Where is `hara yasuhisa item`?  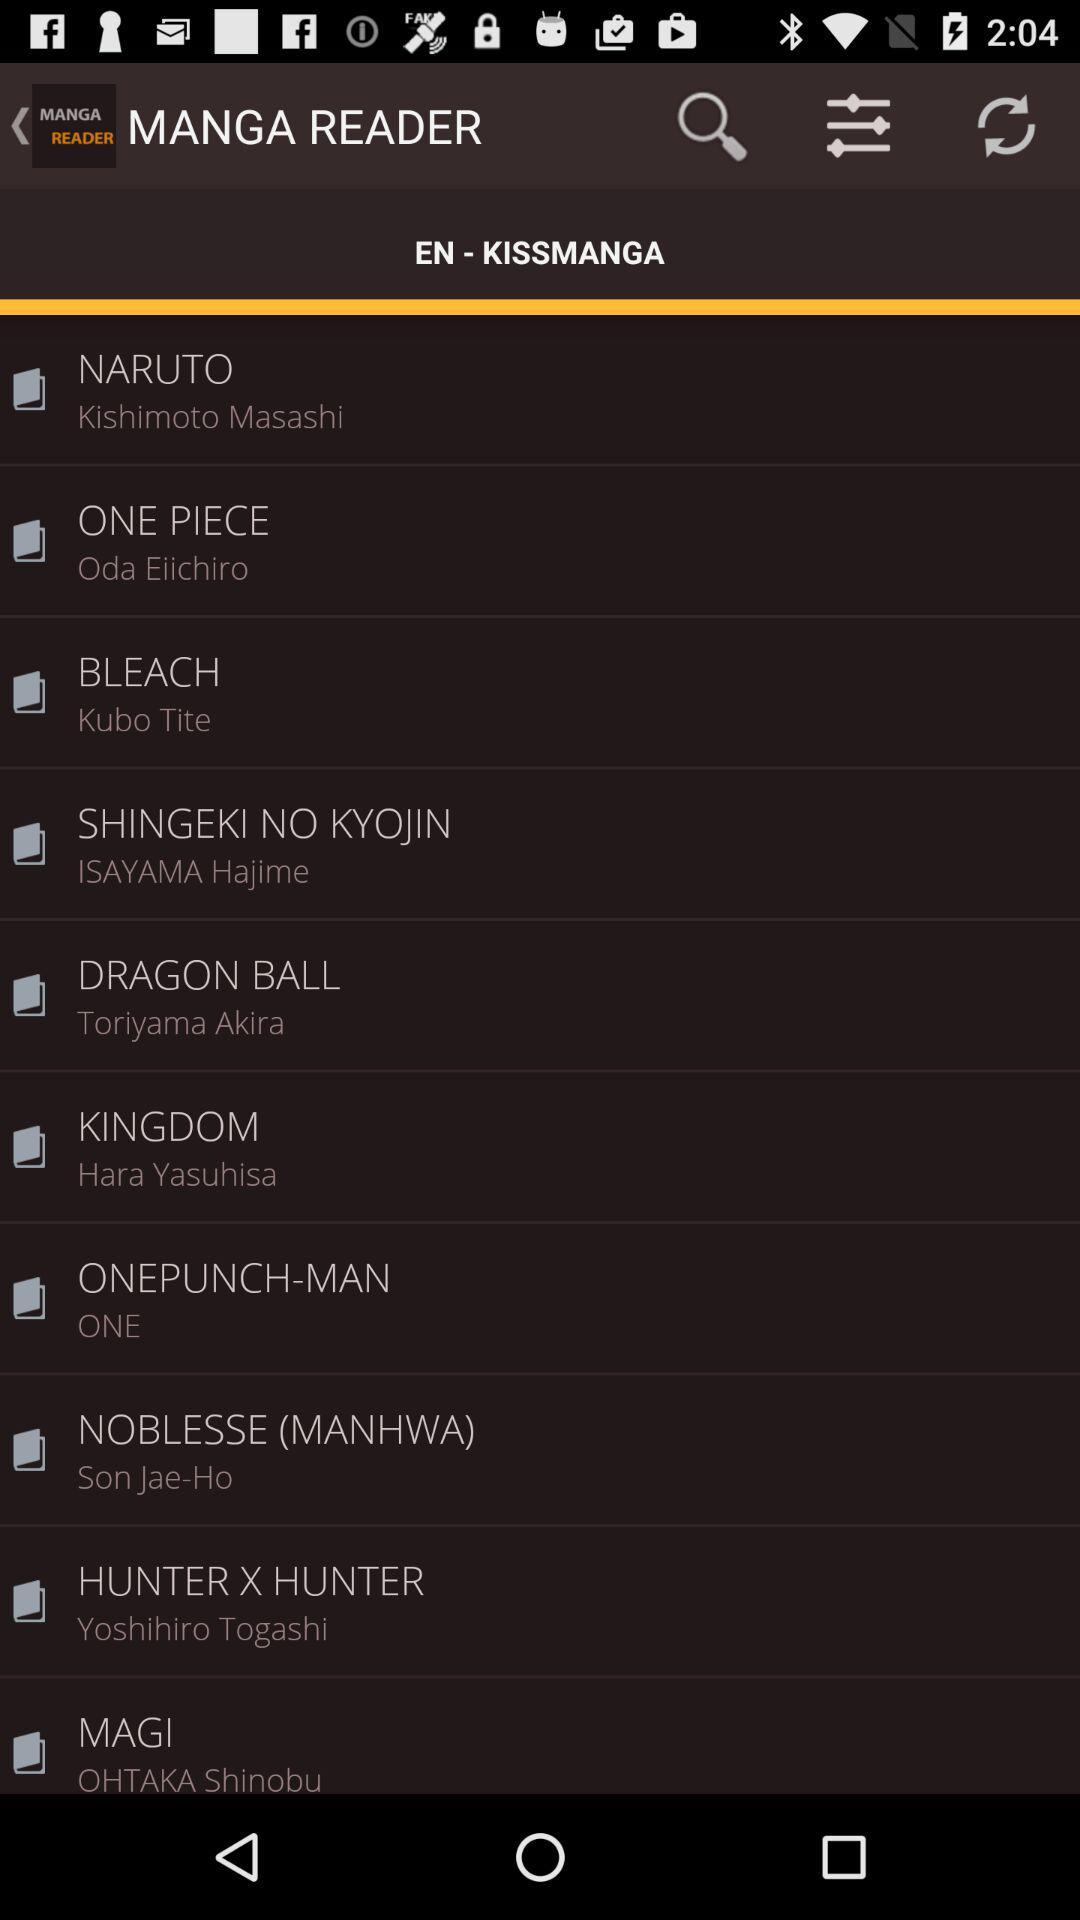 hara yasuhisa item is located at coordinates (571, 1186).